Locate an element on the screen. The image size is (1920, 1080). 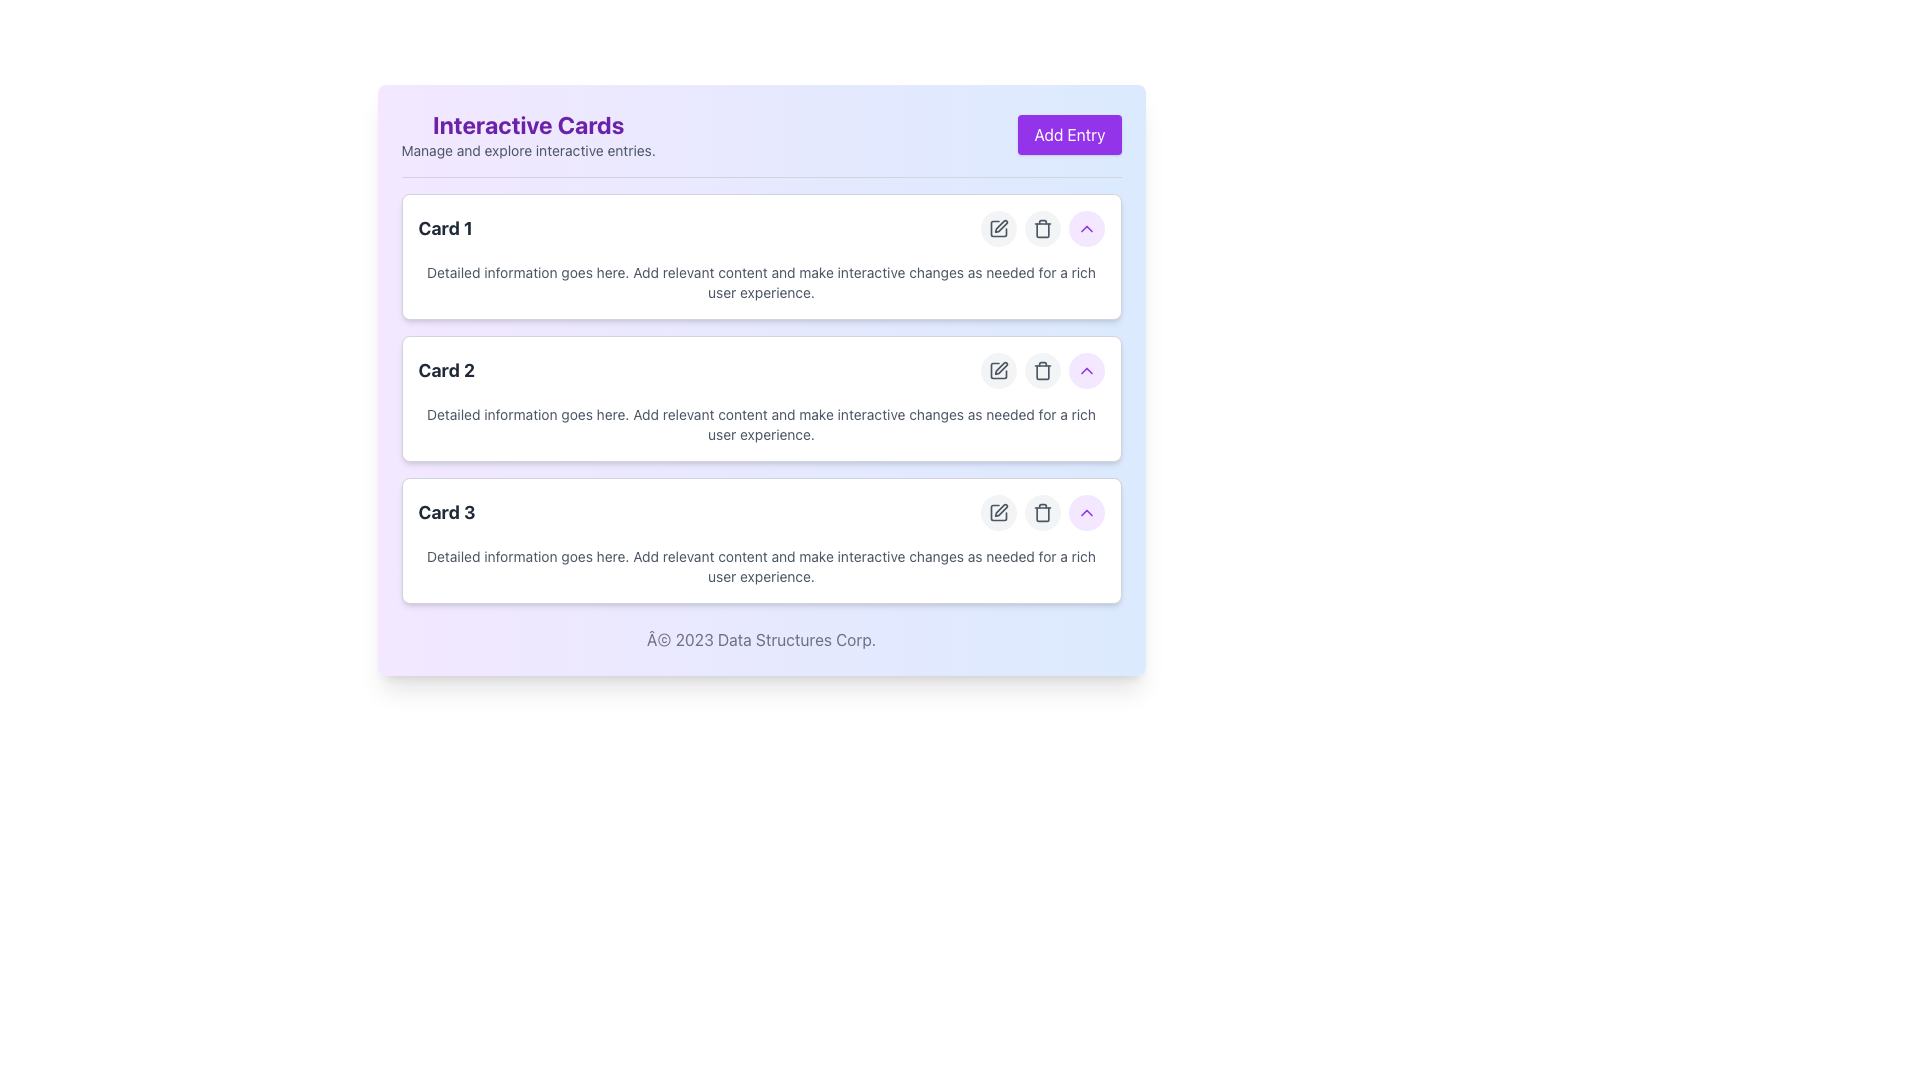
the static text that reads 'Manage and explore interactive entries', which is located directly below the 'Interactive Cards' heading is located at coordinates (528, 149).